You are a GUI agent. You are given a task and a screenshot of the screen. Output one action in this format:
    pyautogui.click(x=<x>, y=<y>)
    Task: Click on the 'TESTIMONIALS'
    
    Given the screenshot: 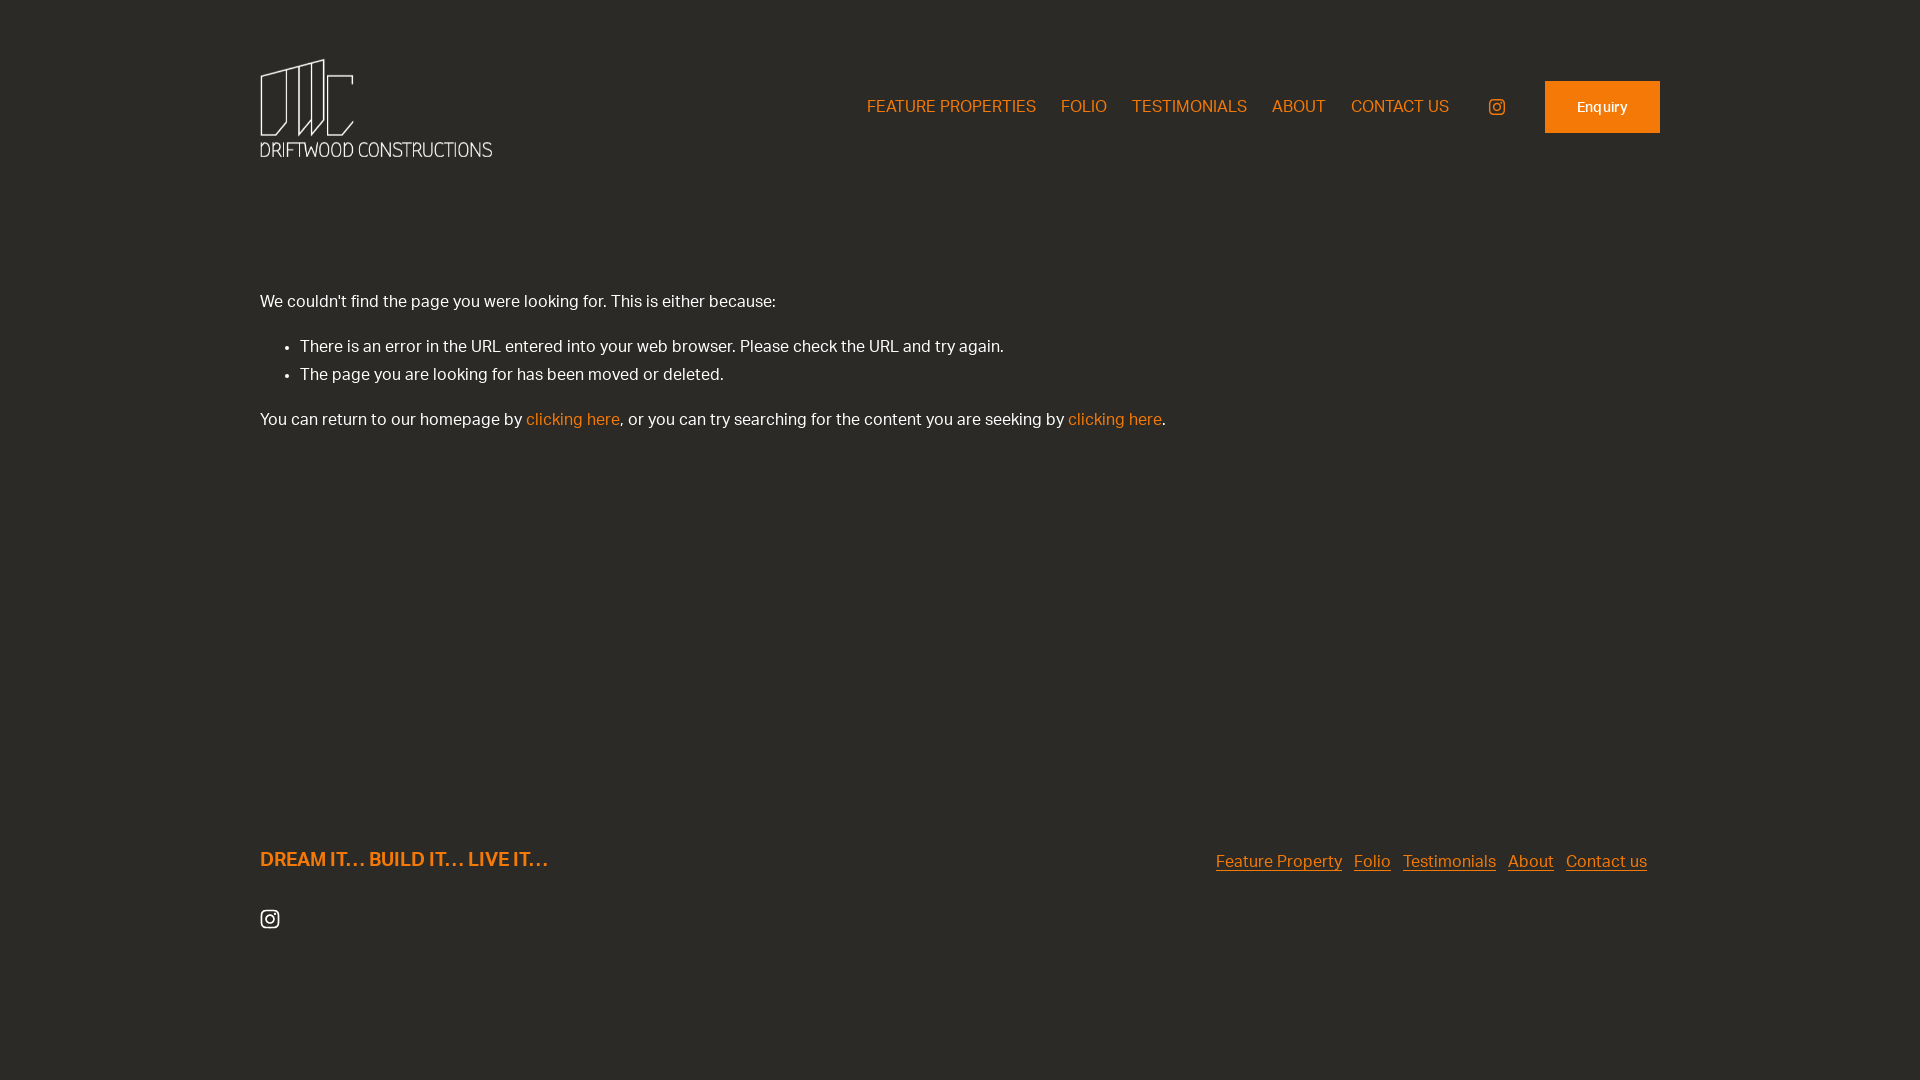 What is the action you would take?
    pyautogui.click(x=1132, y=107)
    